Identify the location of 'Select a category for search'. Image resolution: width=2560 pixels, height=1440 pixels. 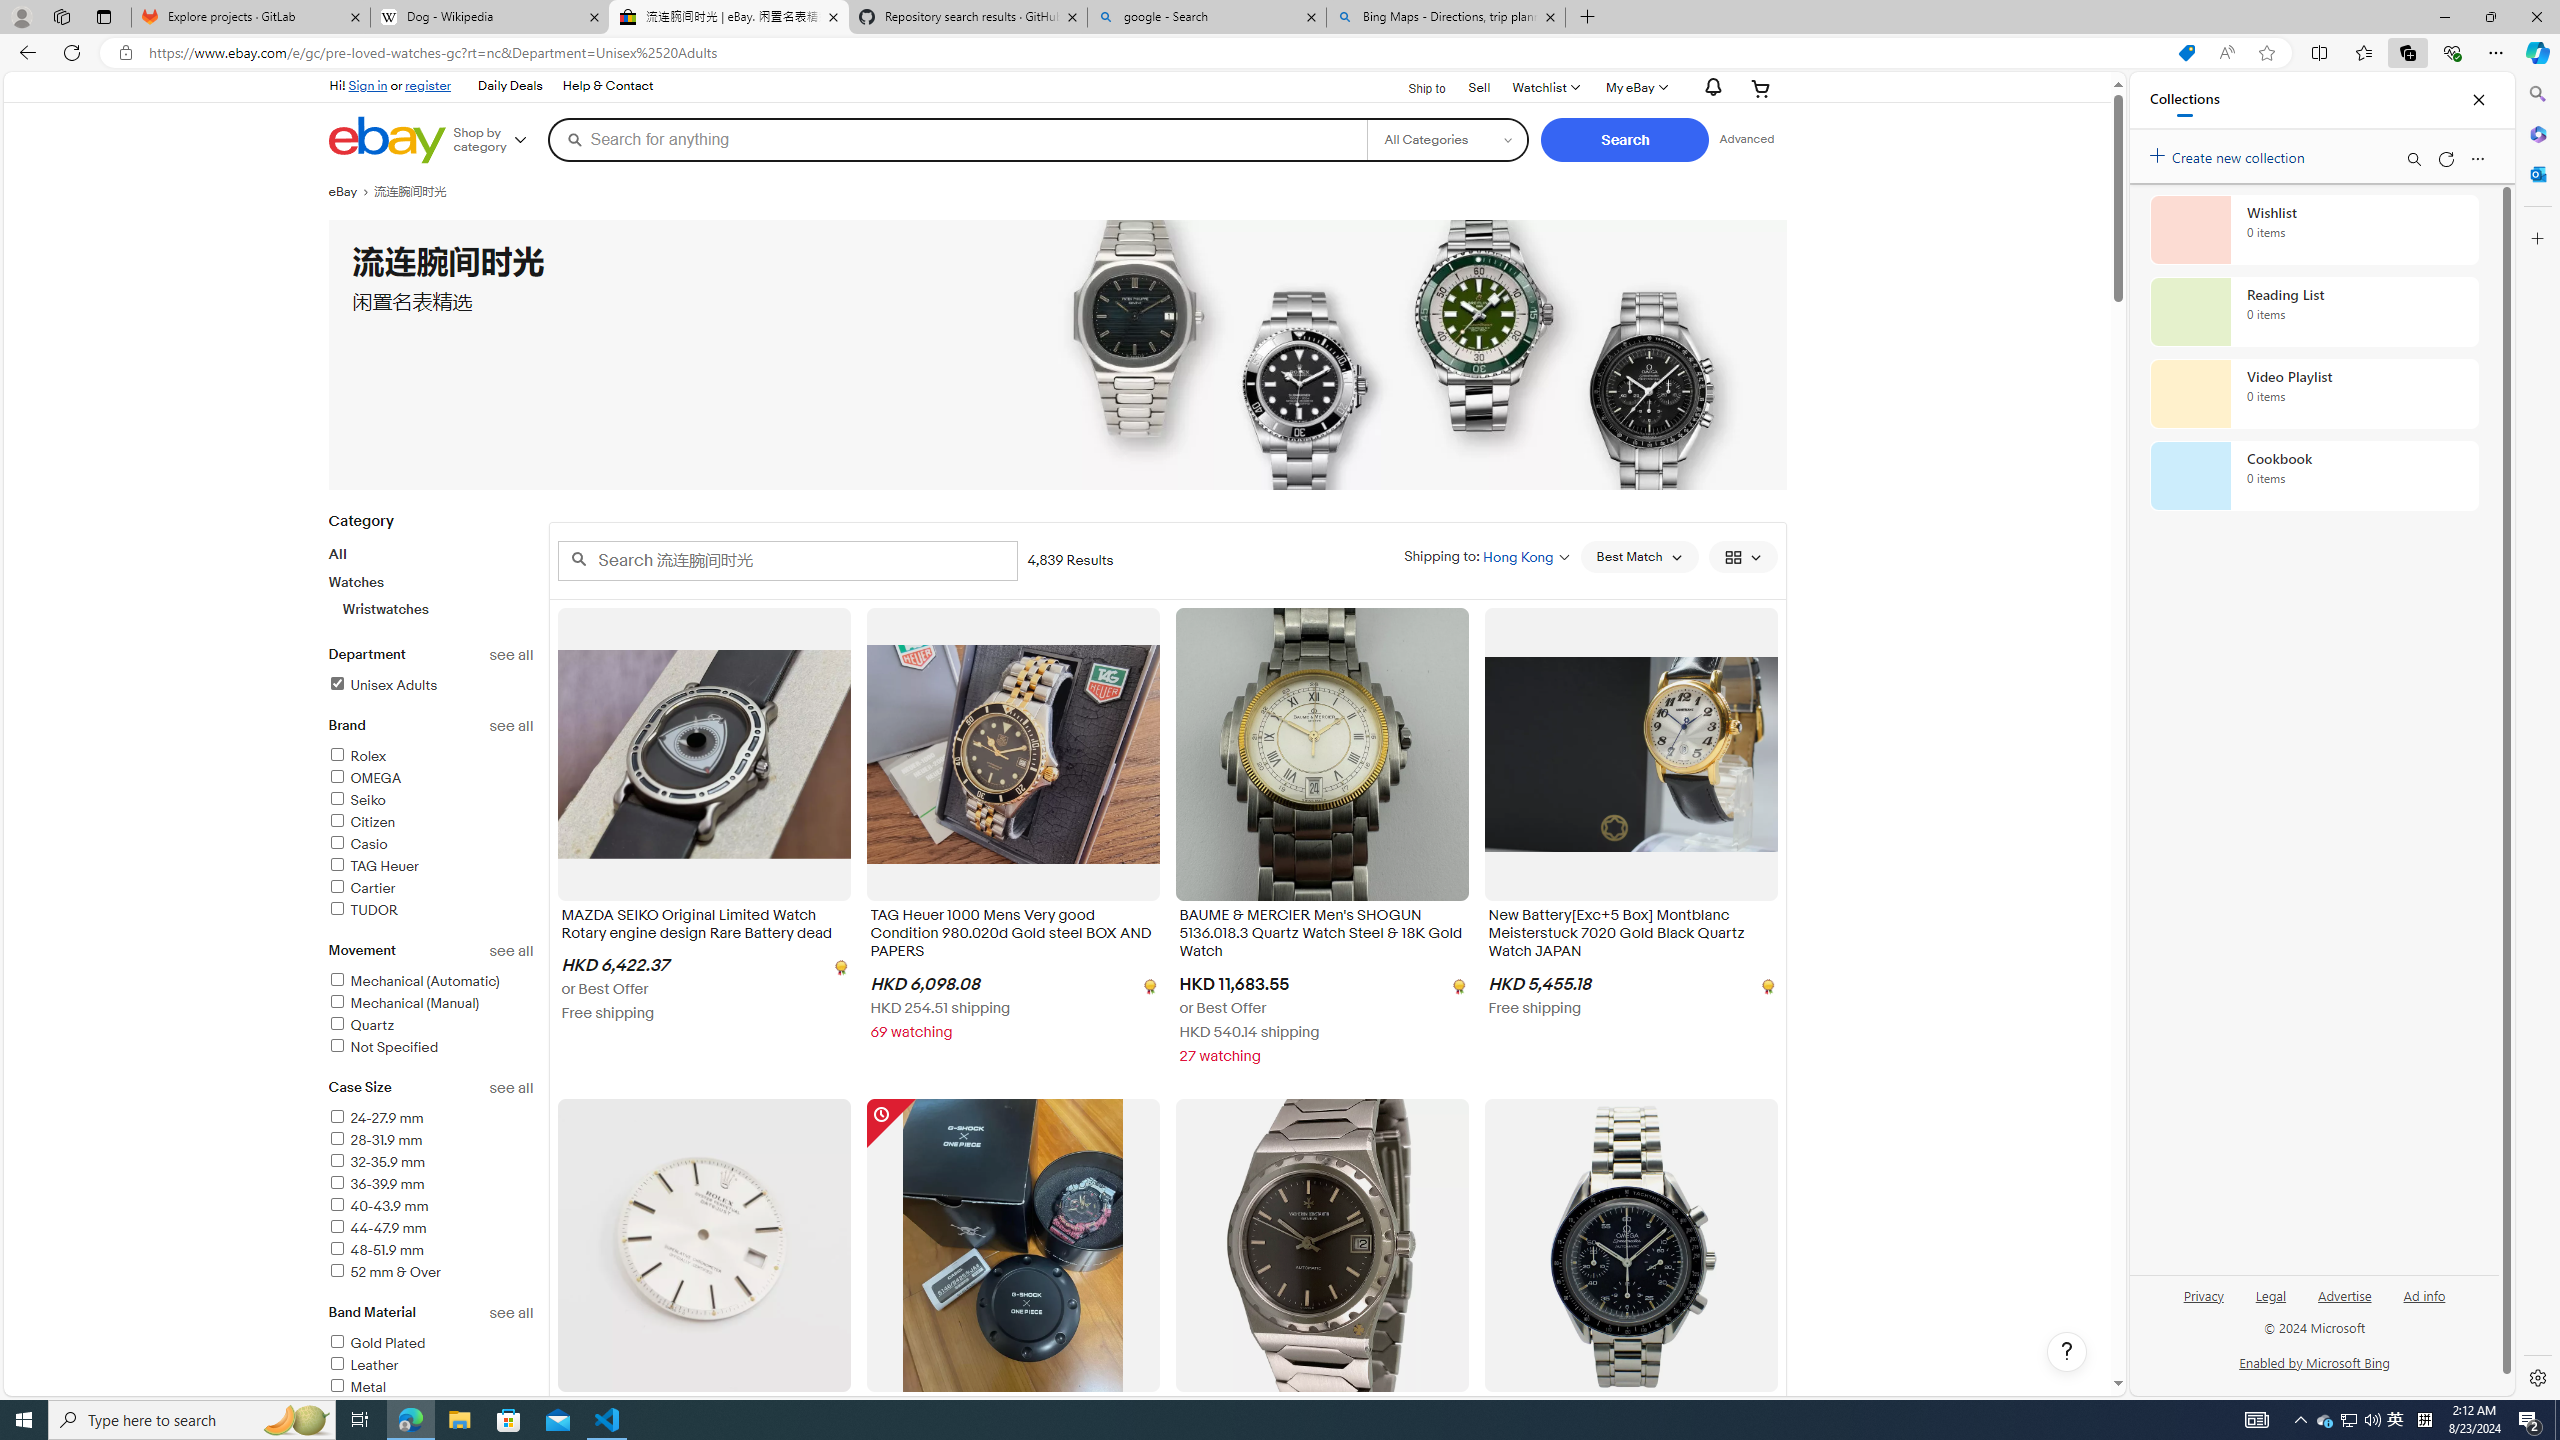
(1447, 138).